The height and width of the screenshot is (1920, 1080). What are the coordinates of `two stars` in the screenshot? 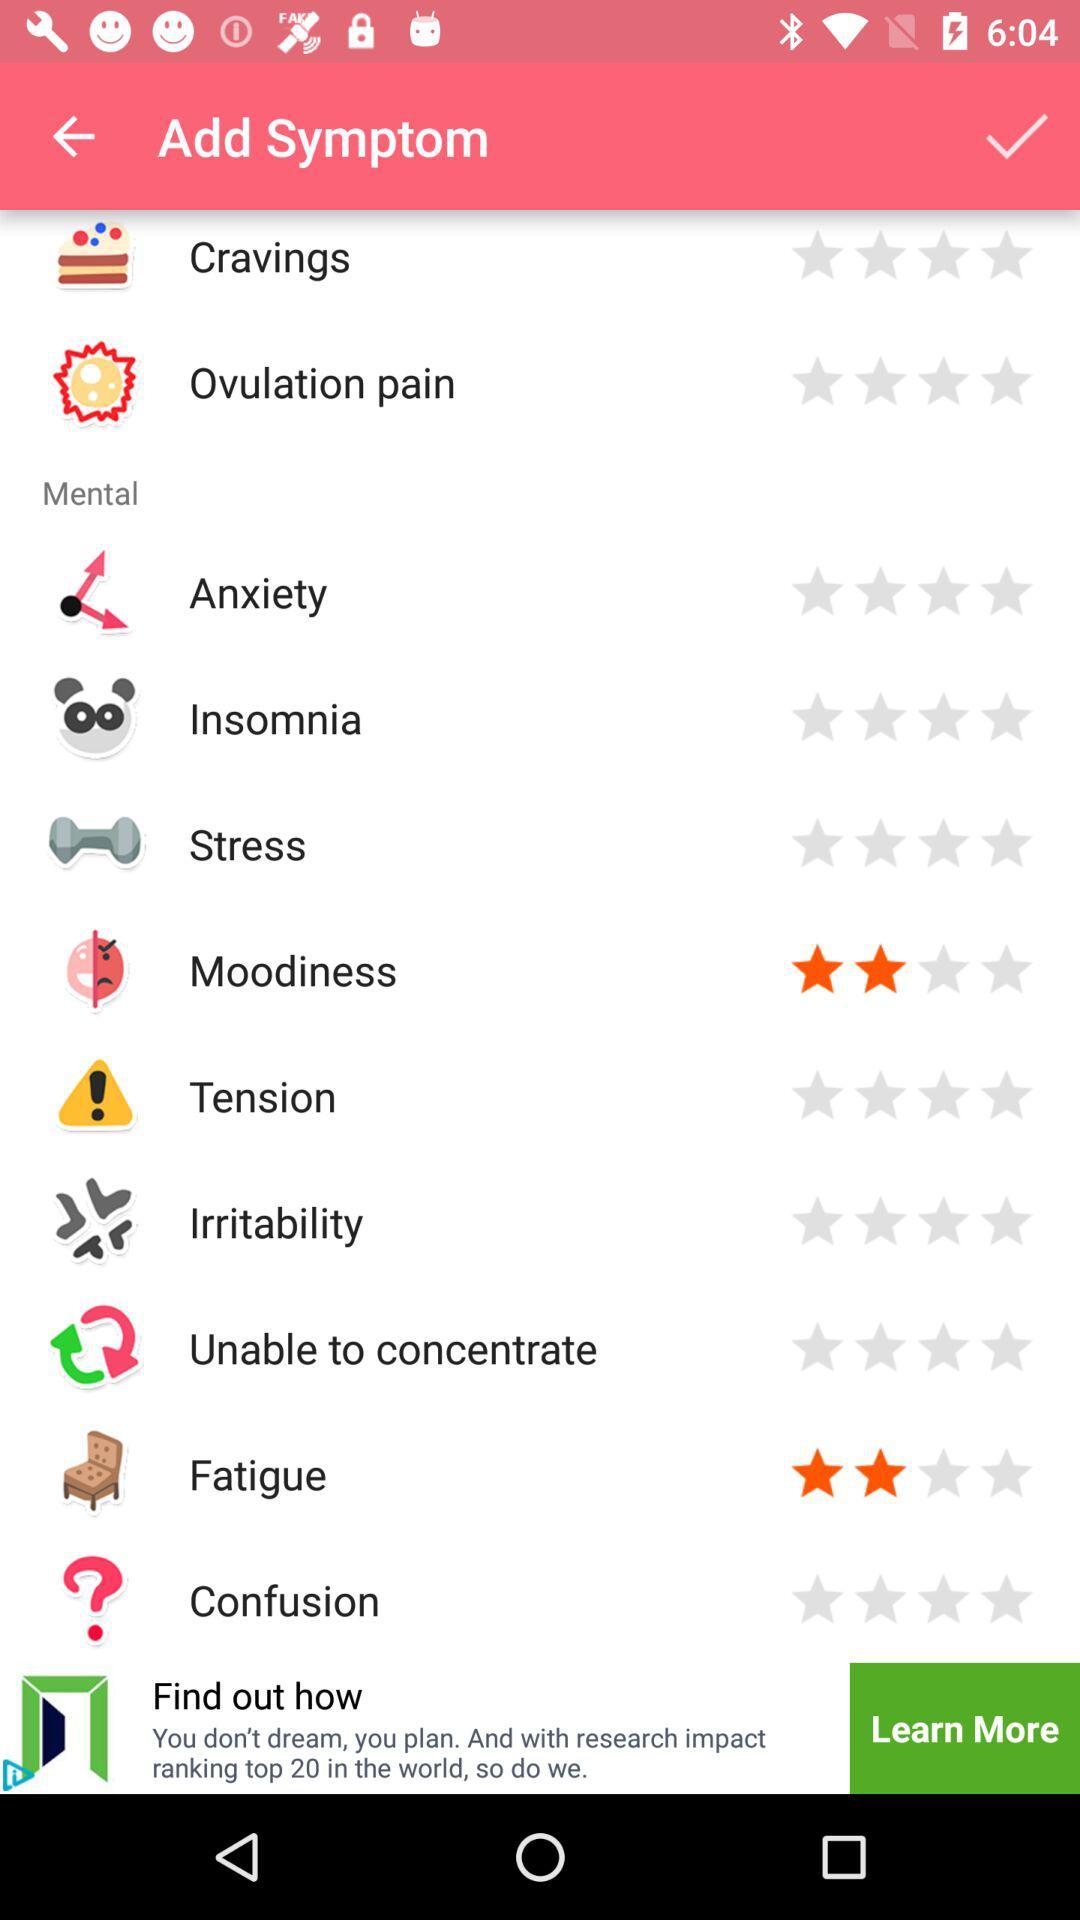 It's located at (879, 381).